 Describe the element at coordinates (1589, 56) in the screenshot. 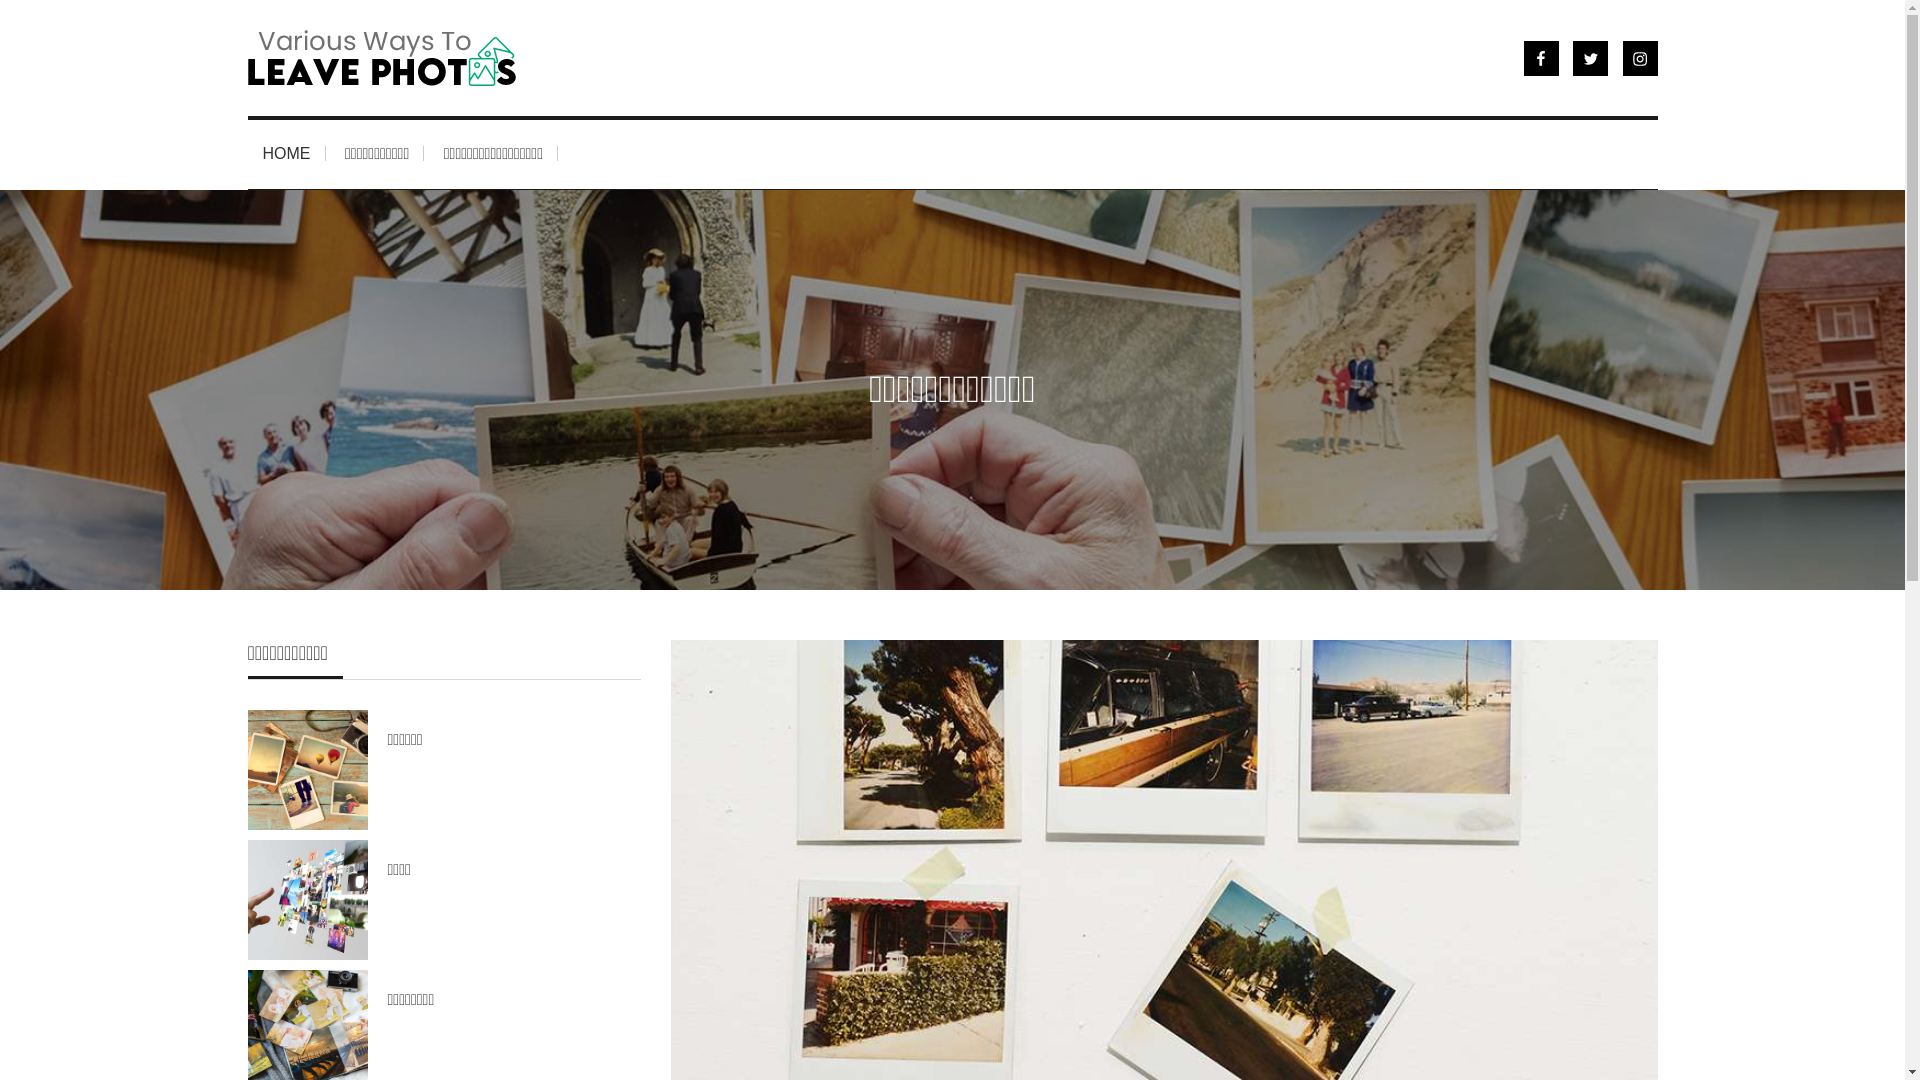

I see `'Twitter'` at that location.